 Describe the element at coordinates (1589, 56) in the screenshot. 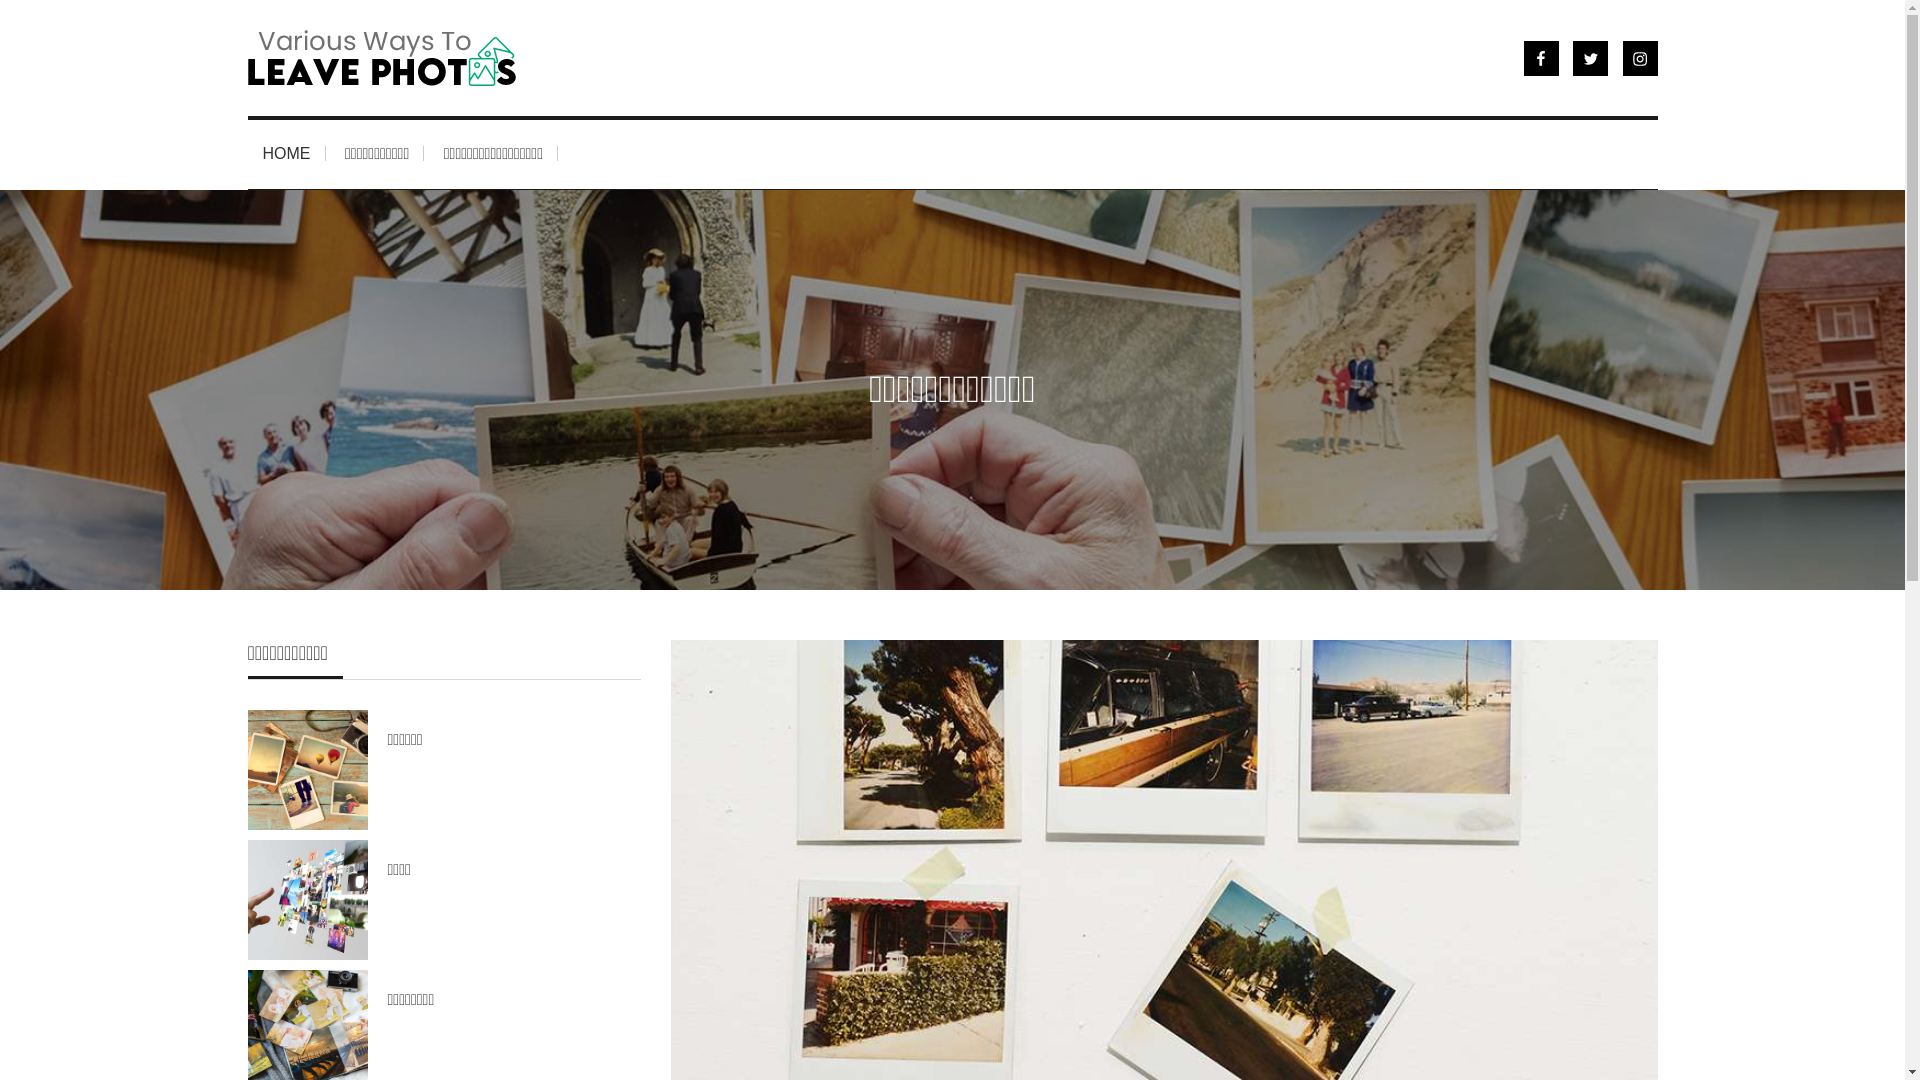

I see `'Twitter'` at that location.